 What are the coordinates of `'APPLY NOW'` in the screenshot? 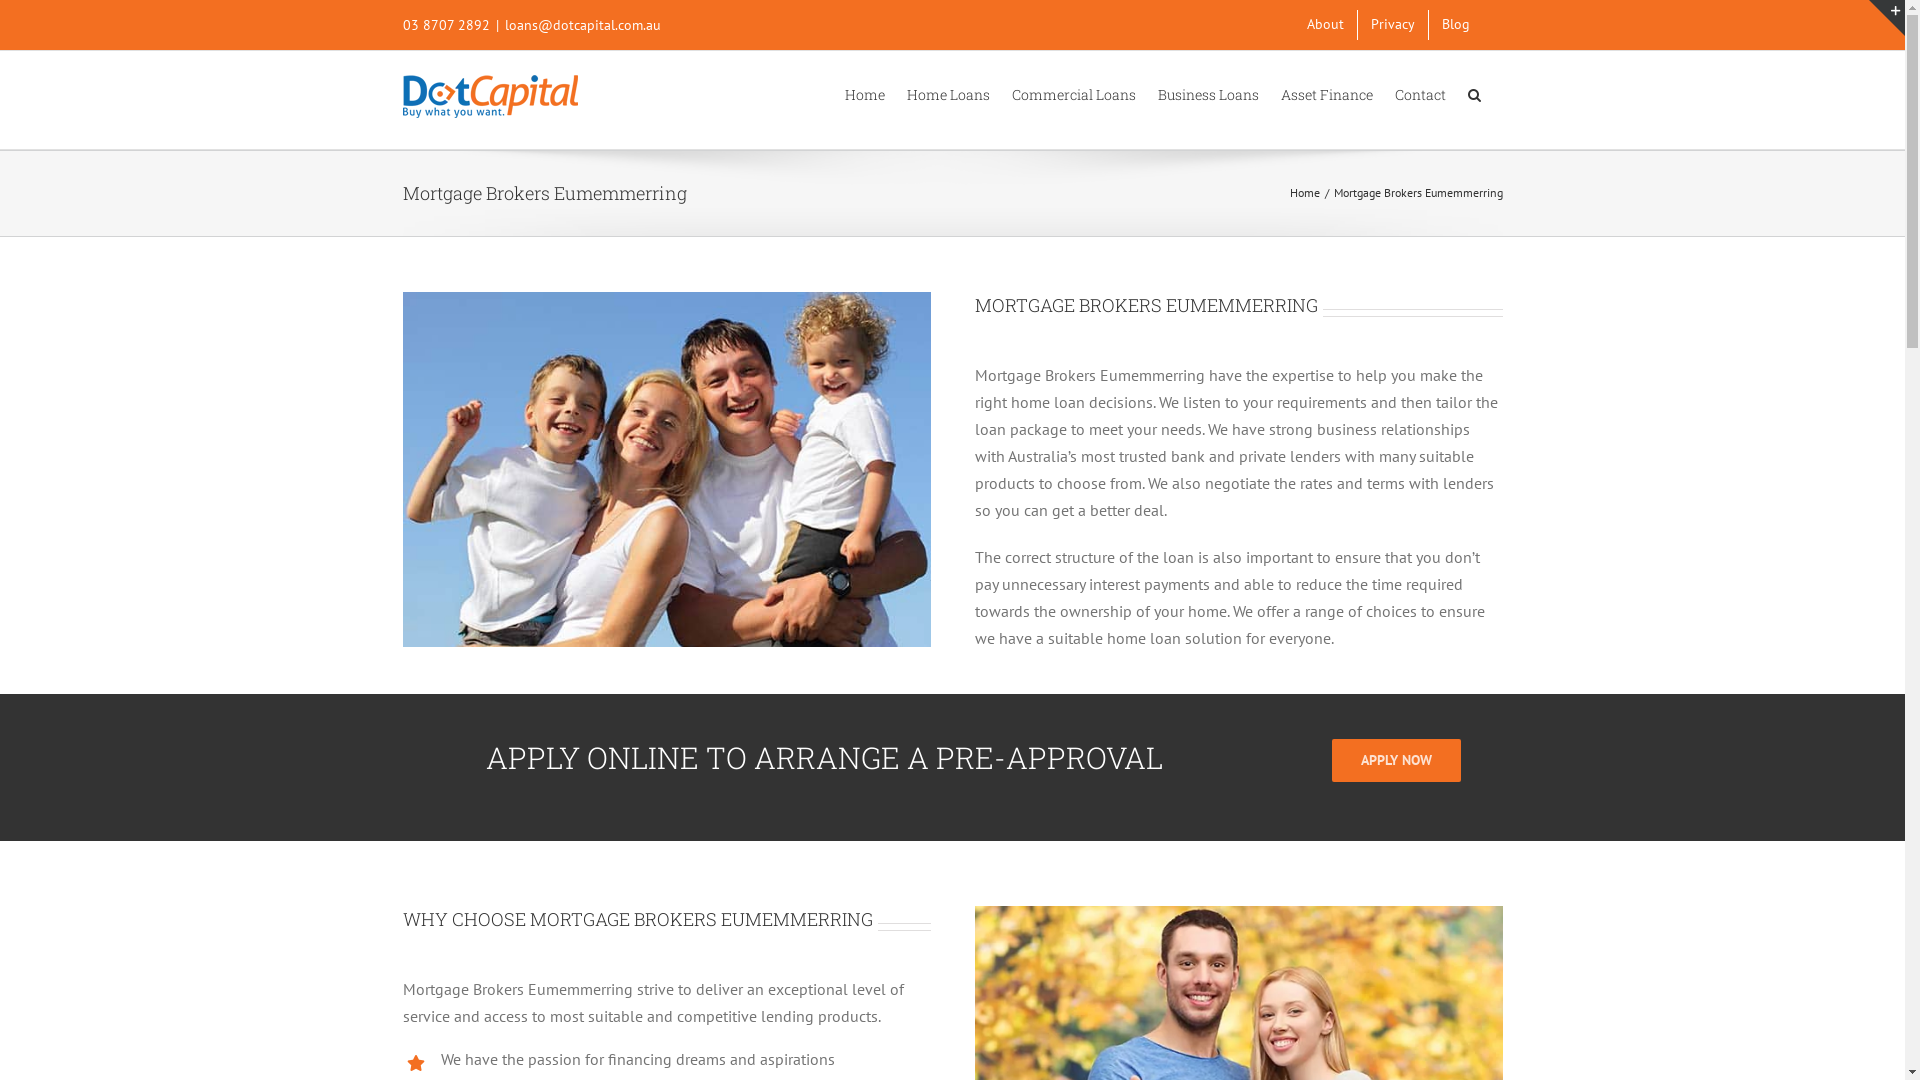 It's located at (1395, 760).